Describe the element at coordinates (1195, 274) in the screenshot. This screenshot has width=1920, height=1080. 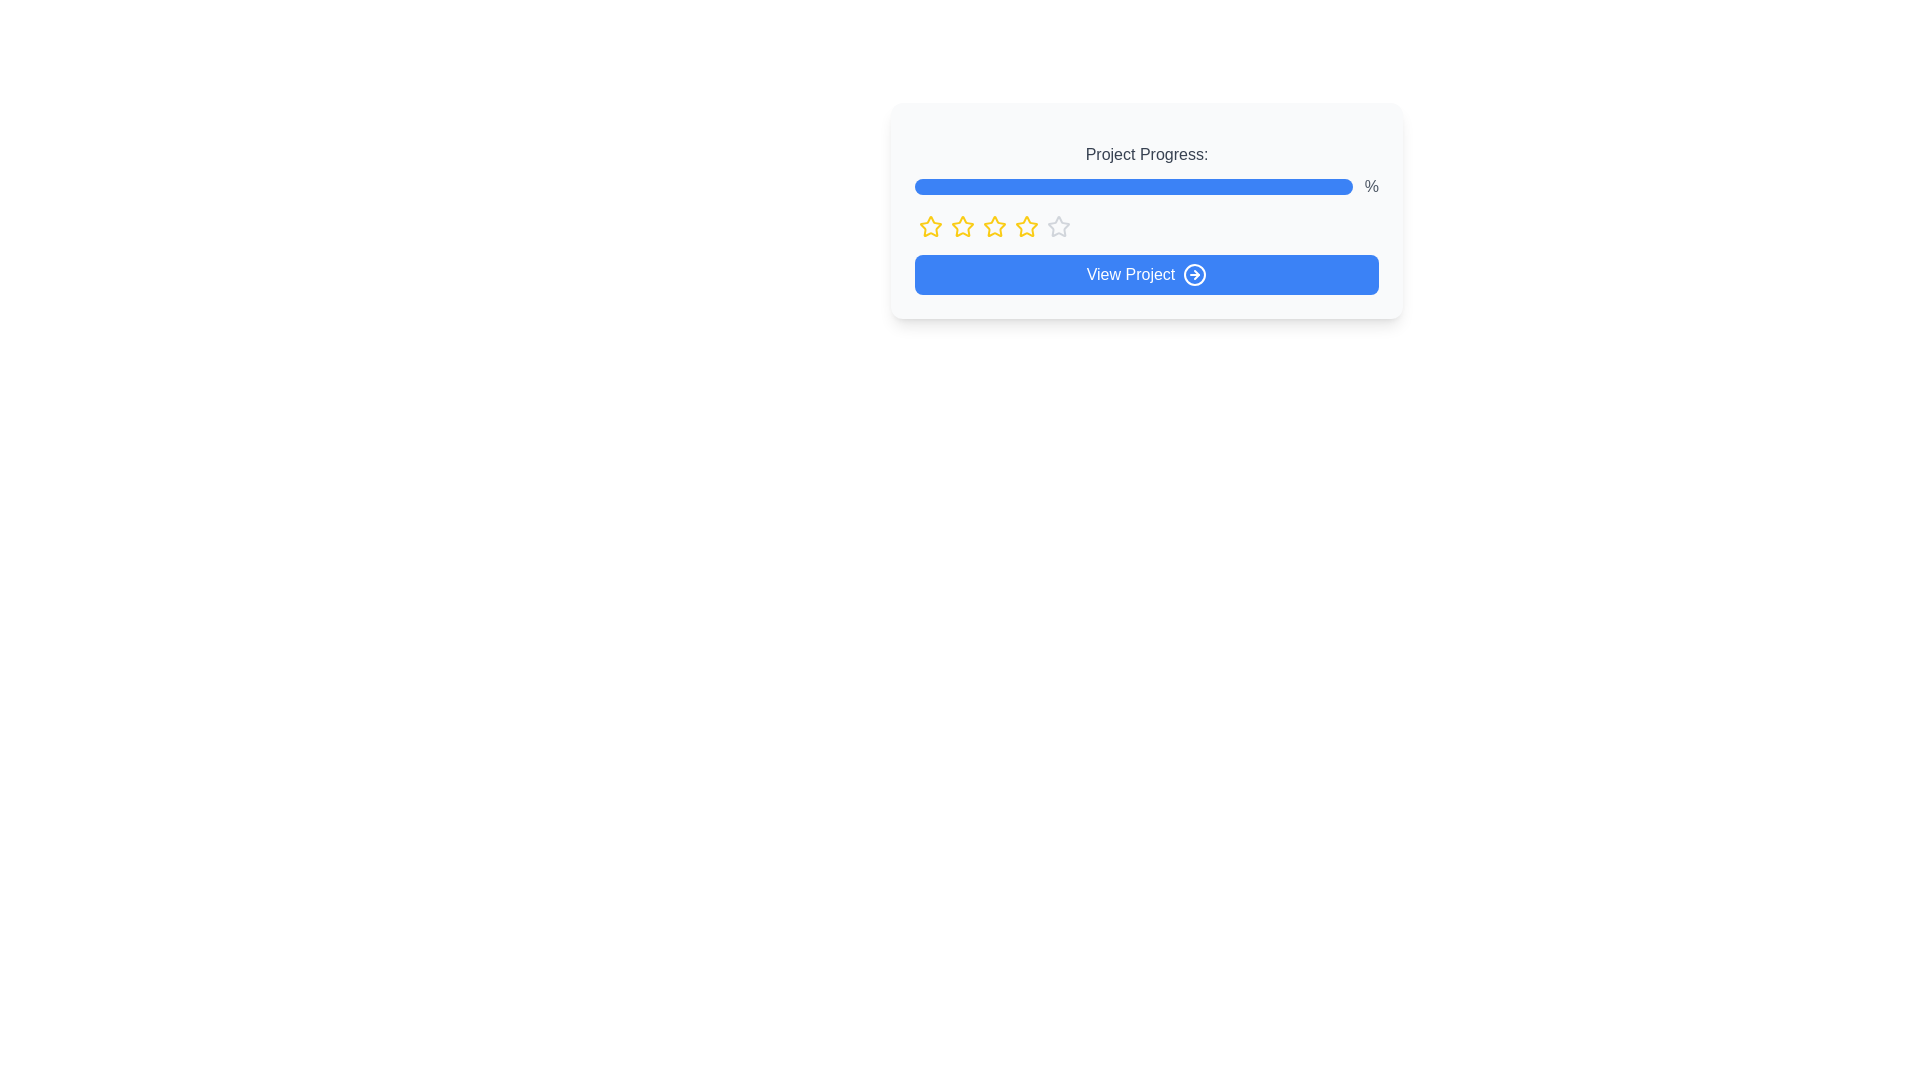
I see `the circular graphic element with a blue stroke located beside the 'View Project' text, which is part of an interactive icon` at that location.